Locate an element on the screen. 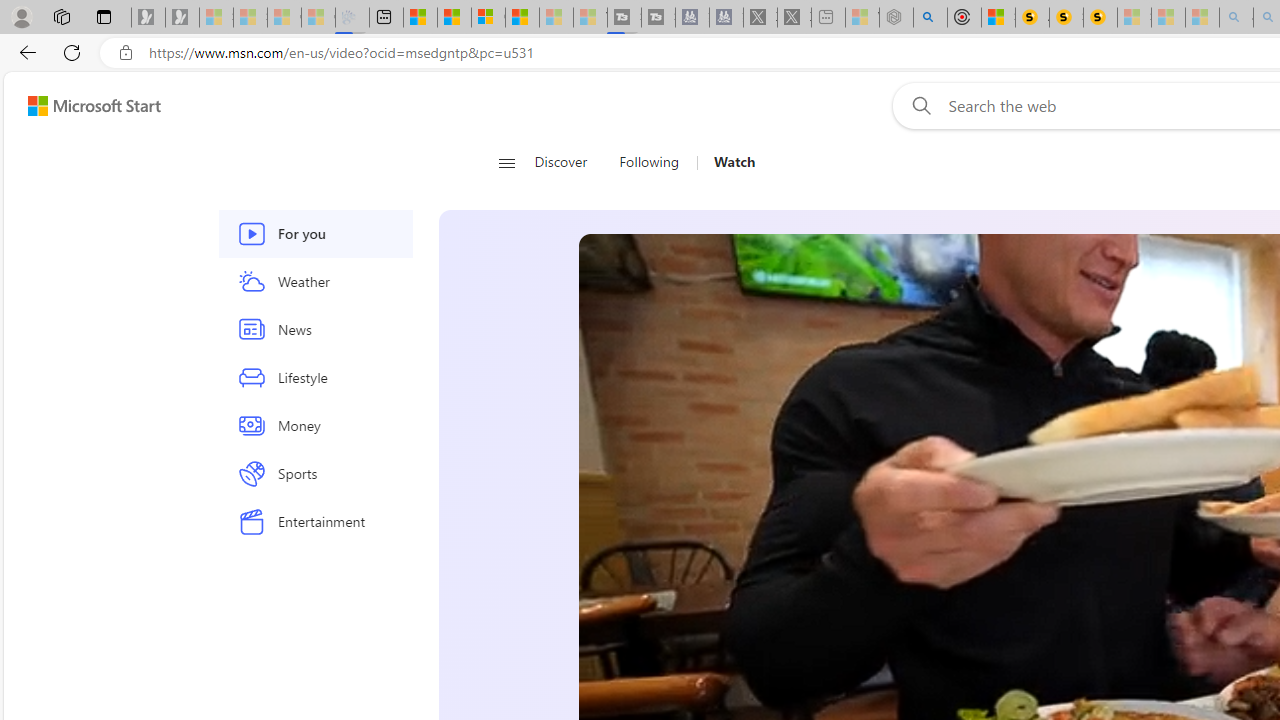  'poe - Search' is located at coordinates (929, 17).